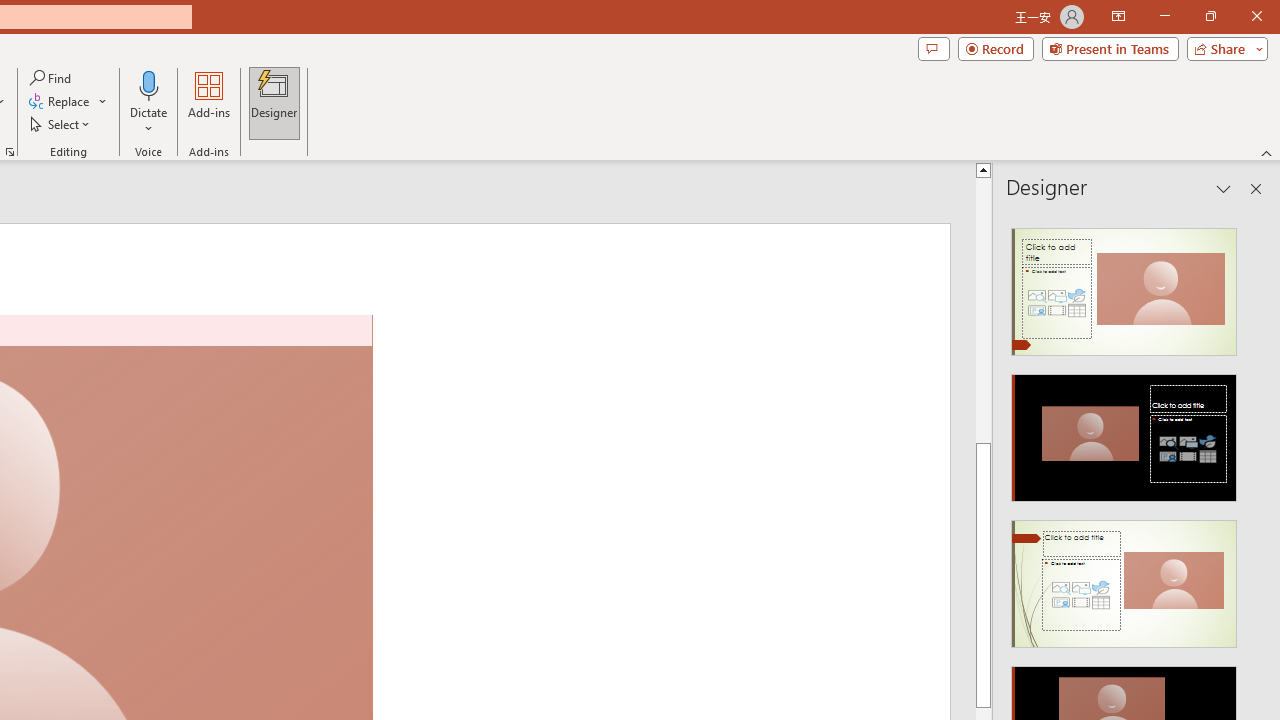 This screenshot has height=720, width=1280. Describe the element at coordinates (1266, 152) in the screenshot. I see `'Collapse the Ribbon'` at that location.